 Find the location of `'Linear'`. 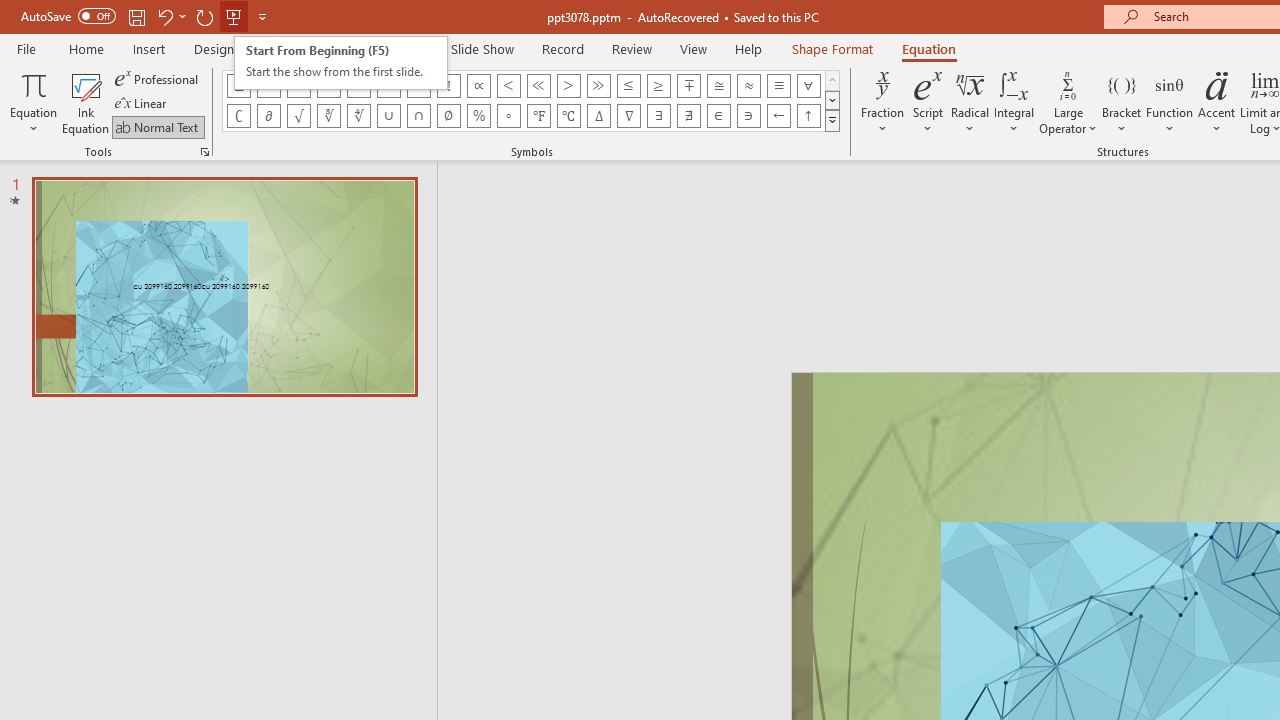

'Linear' is located at coordinates (141, 103).